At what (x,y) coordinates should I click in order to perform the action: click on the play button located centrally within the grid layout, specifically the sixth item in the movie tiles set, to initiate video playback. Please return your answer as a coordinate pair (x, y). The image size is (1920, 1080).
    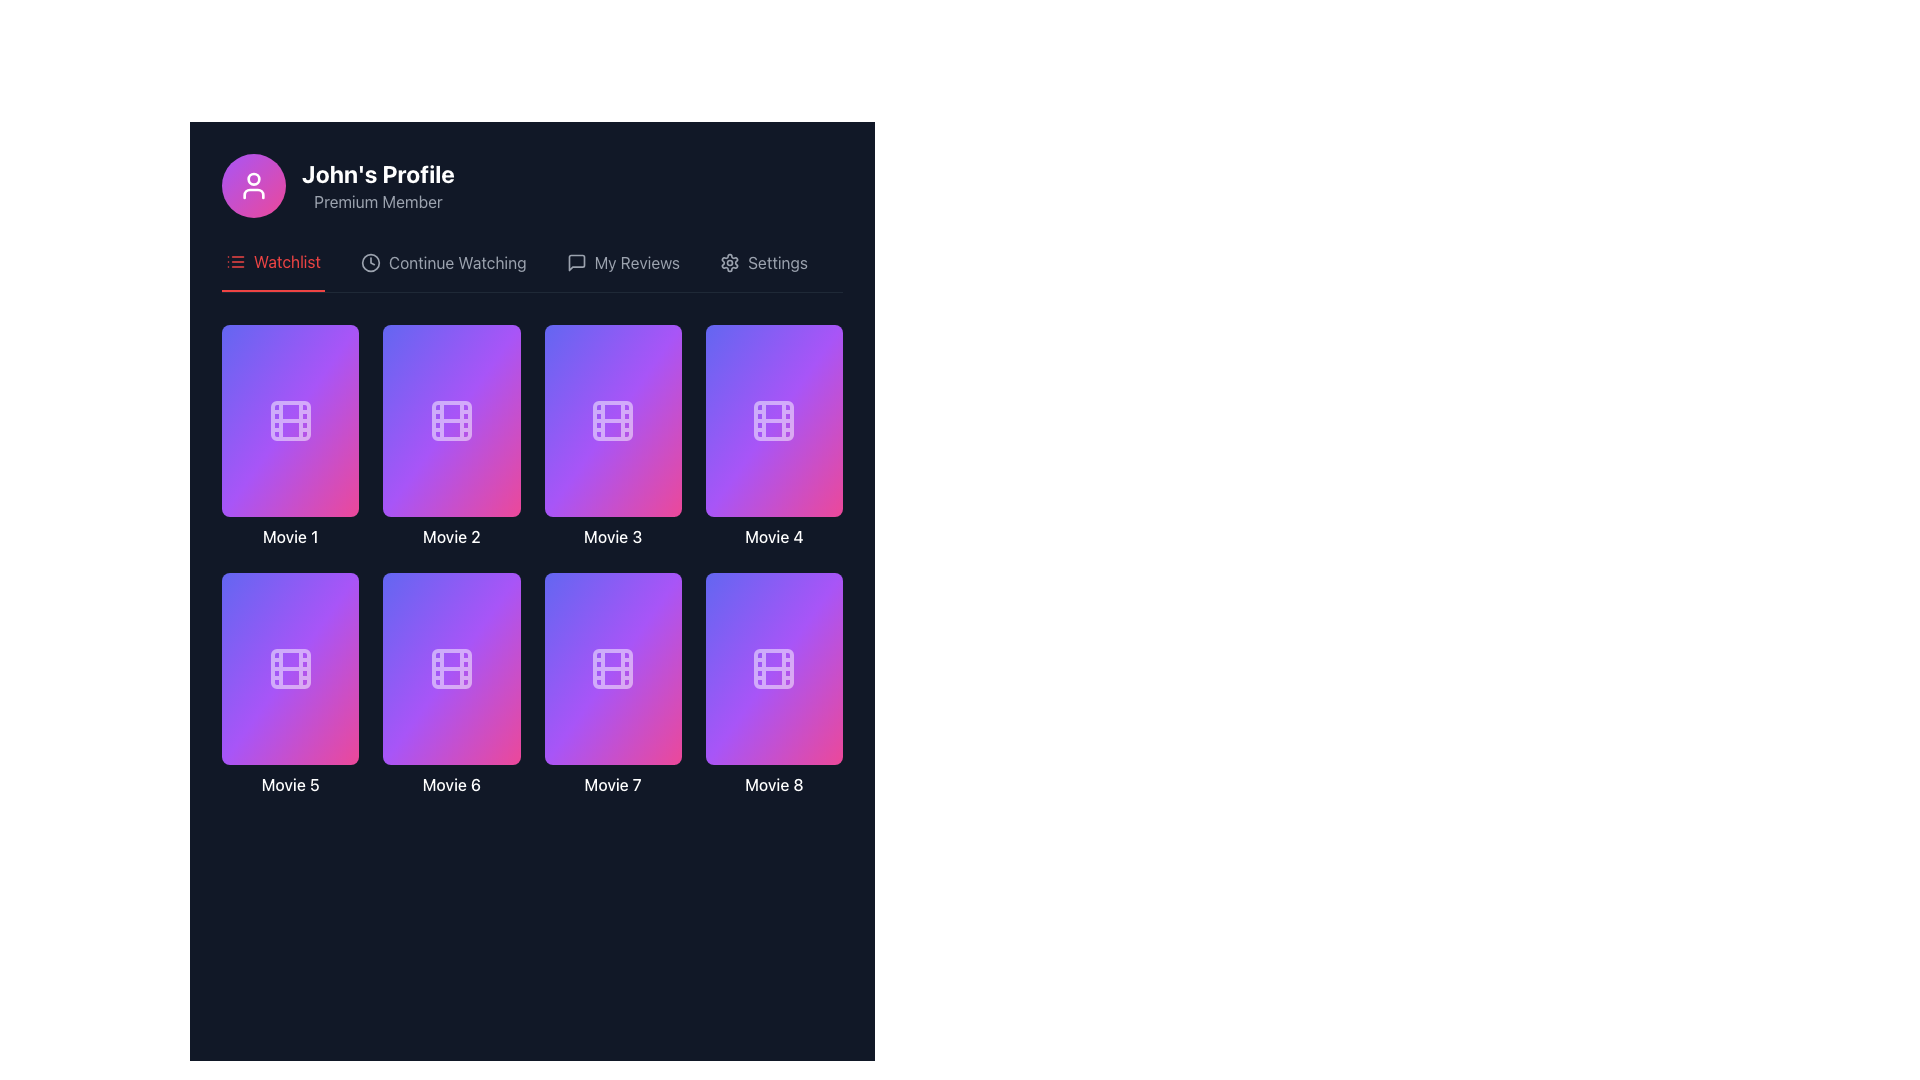
    Looking at the image, I should click on (450, 659).